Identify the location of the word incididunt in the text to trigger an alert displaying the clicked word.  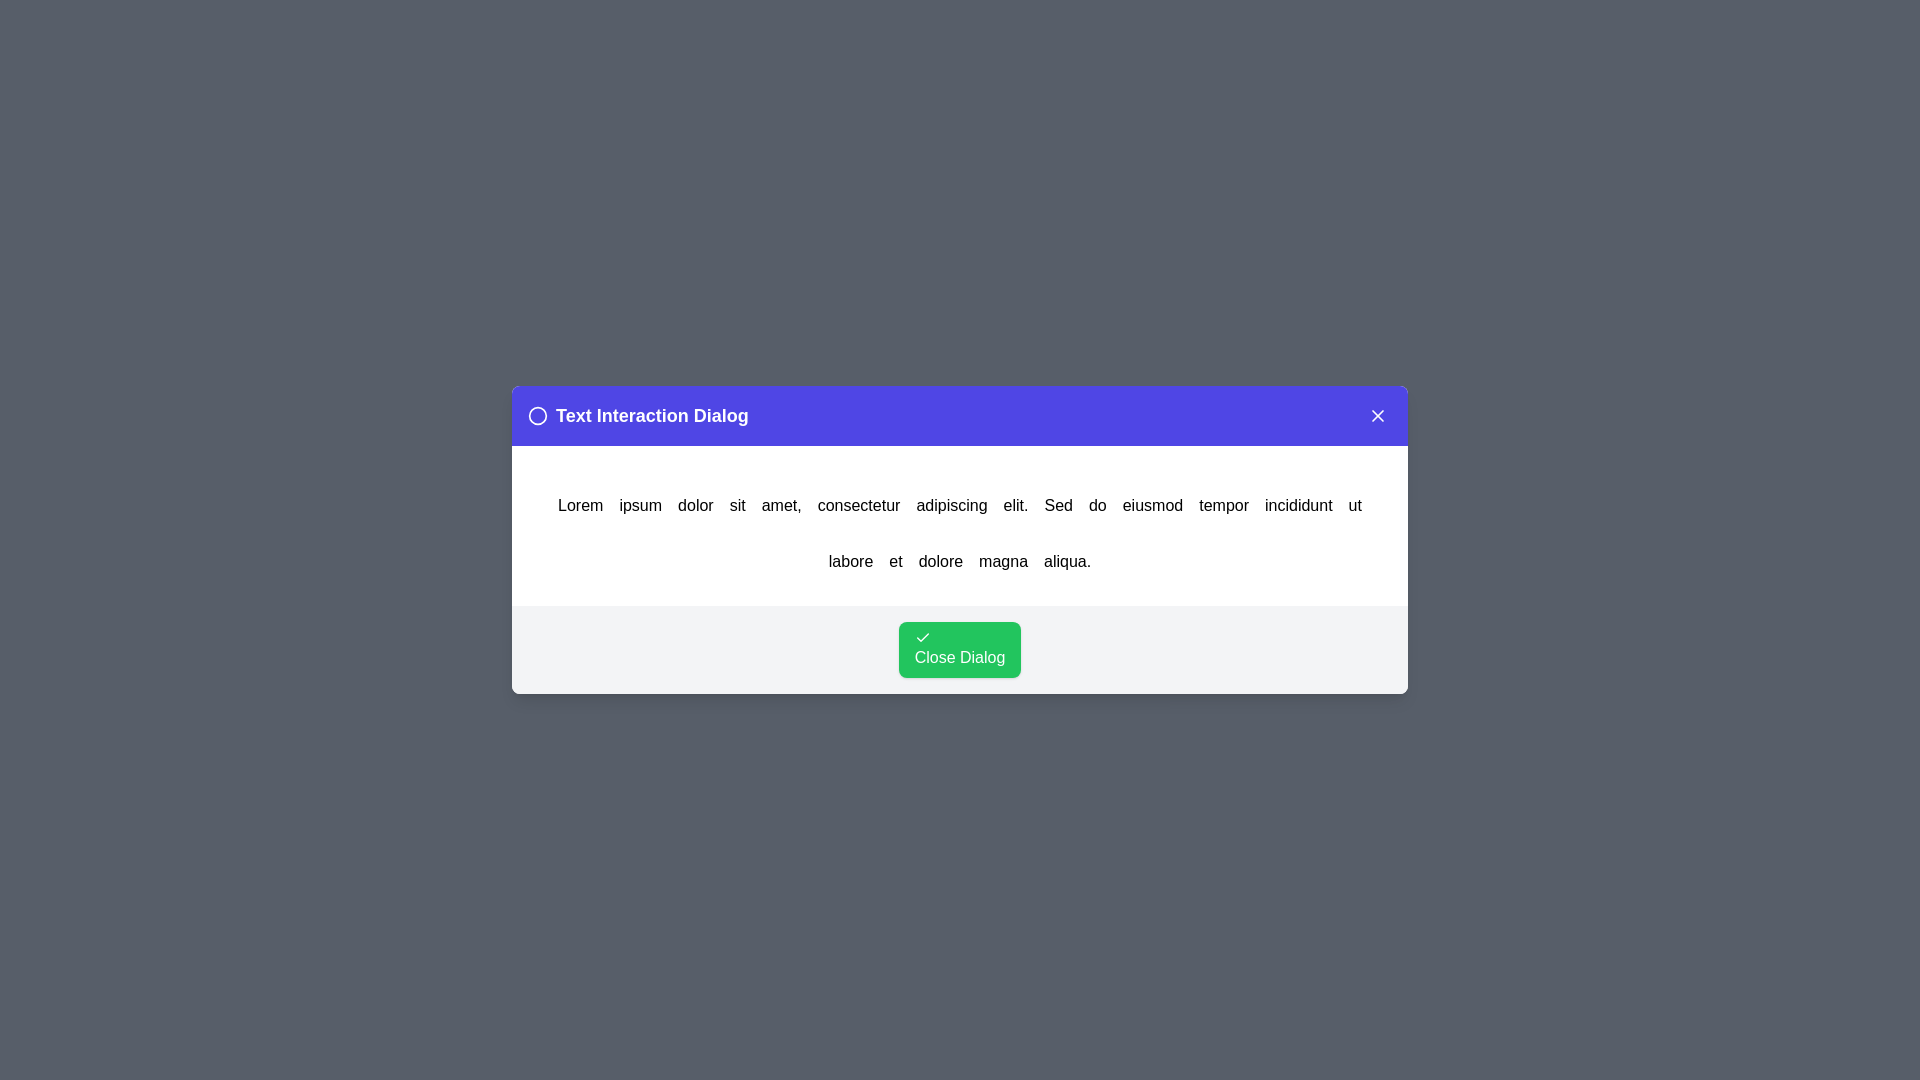
(1297, 504).